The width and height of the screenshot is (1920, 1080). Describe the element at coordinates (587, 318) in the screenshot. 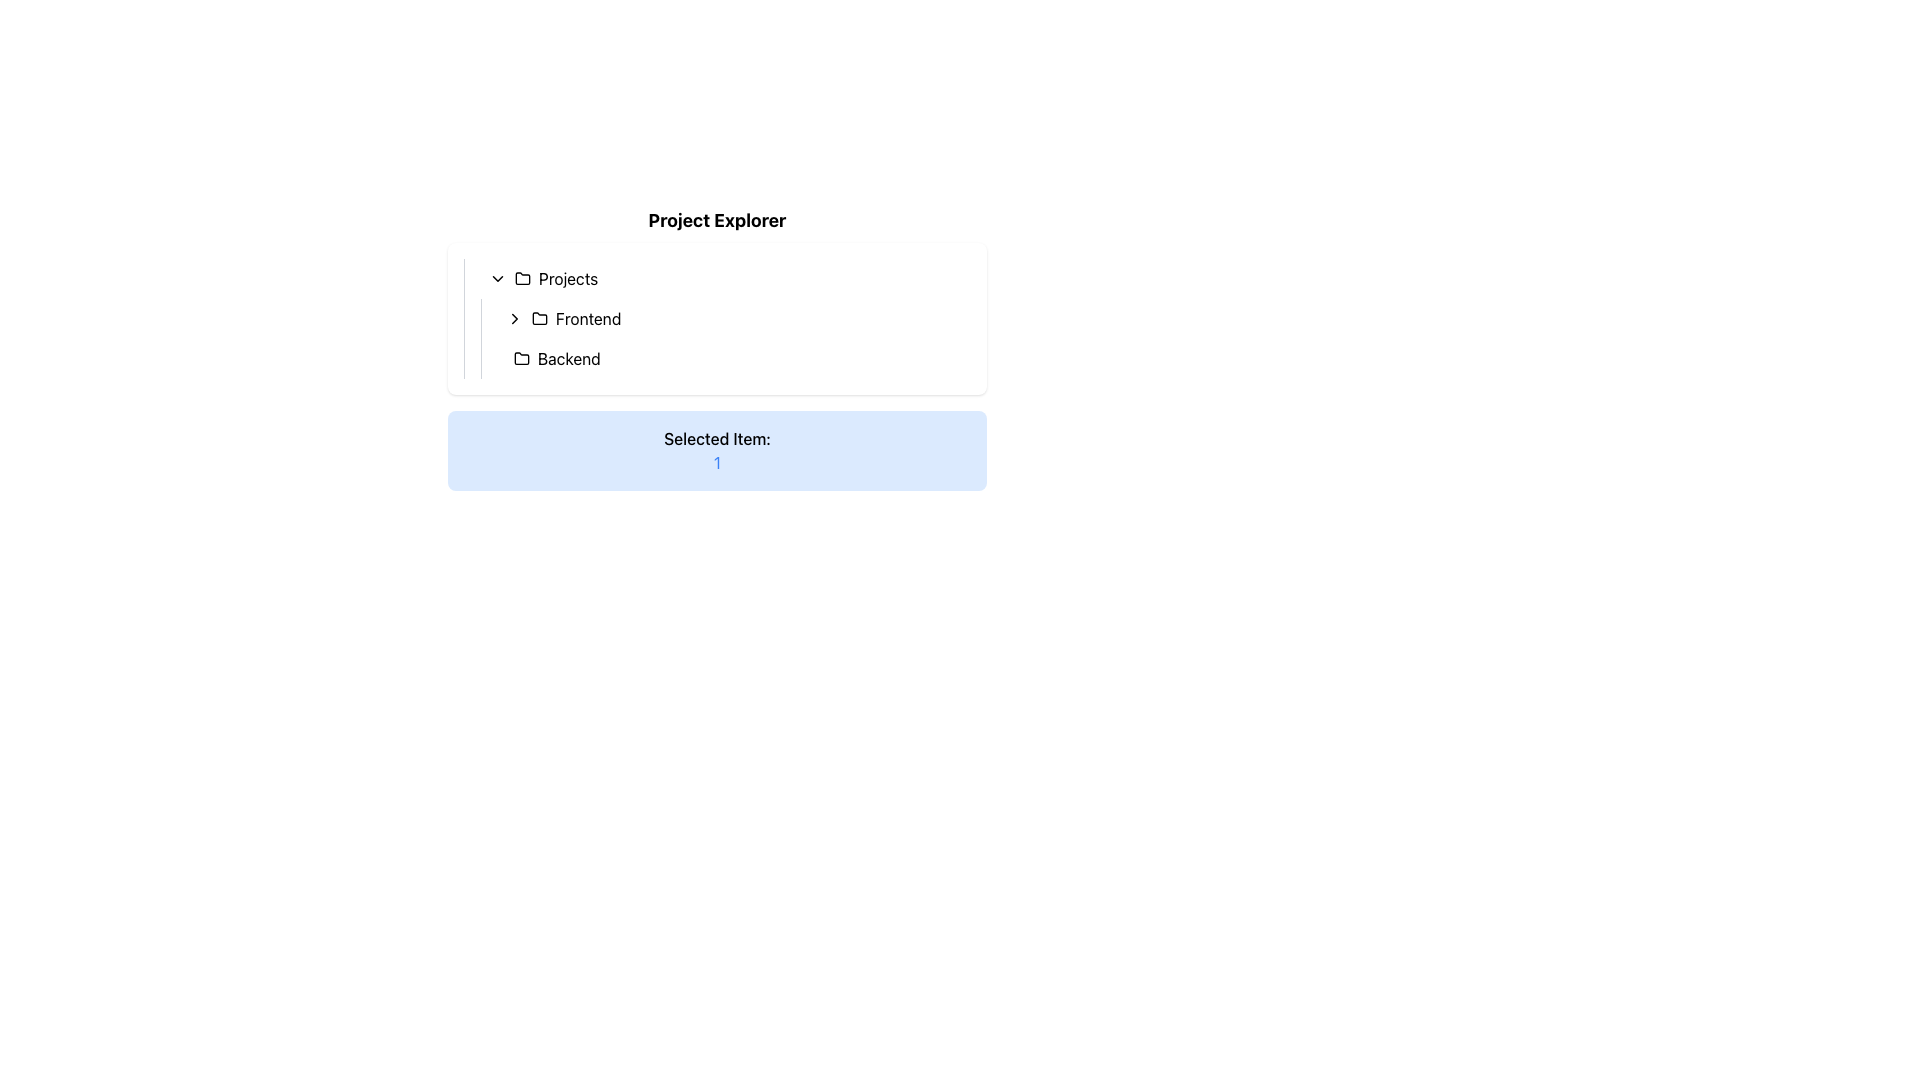

I see `the text label 'Frontend' under the 'Projects' section in the Project Explorer` at that location.